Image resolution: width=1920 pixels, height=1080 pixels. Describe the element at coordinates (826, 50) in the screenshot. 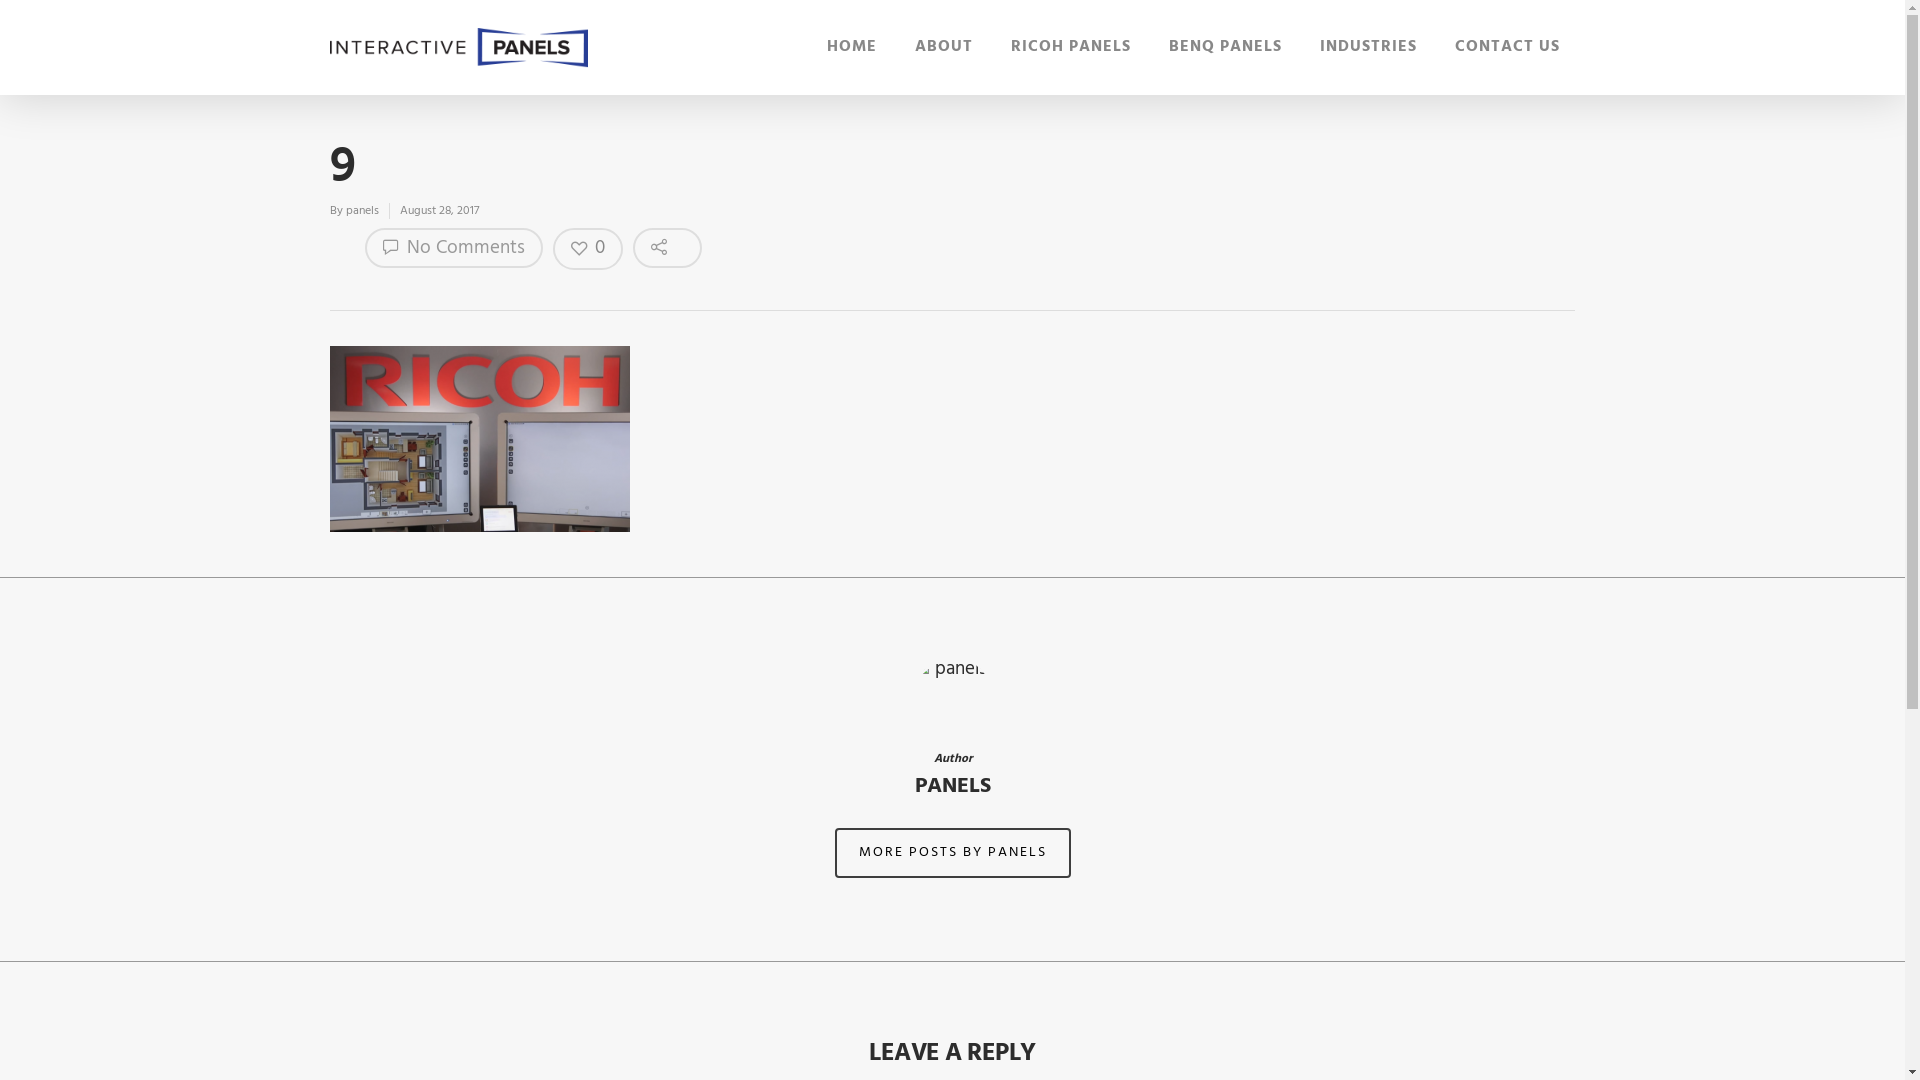

I see `'HOME'` at that location.